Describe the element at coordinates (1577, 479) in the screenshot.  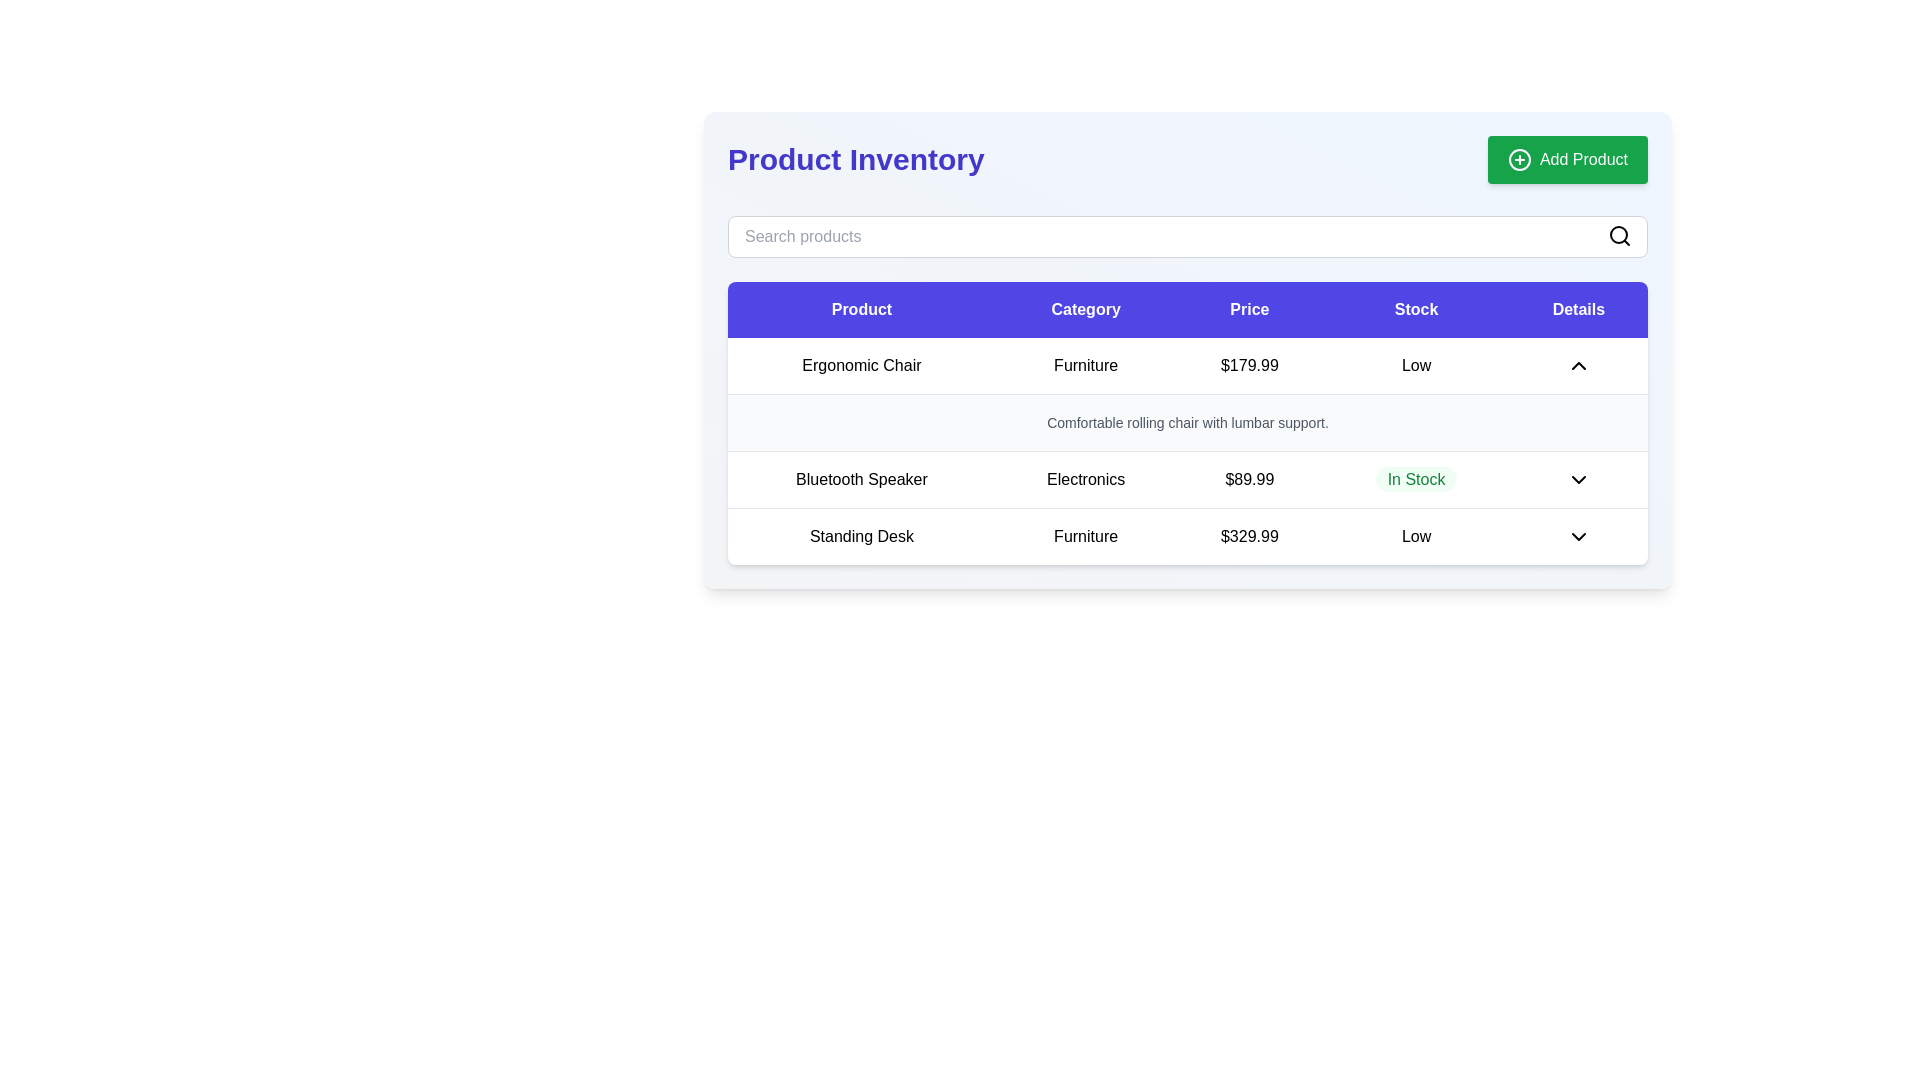
I see `the Dropdown trigger icon, which is an arrow icon pointing downward located in the 'Details' column of the row for 'Bluetooth Speaker'` at that location.